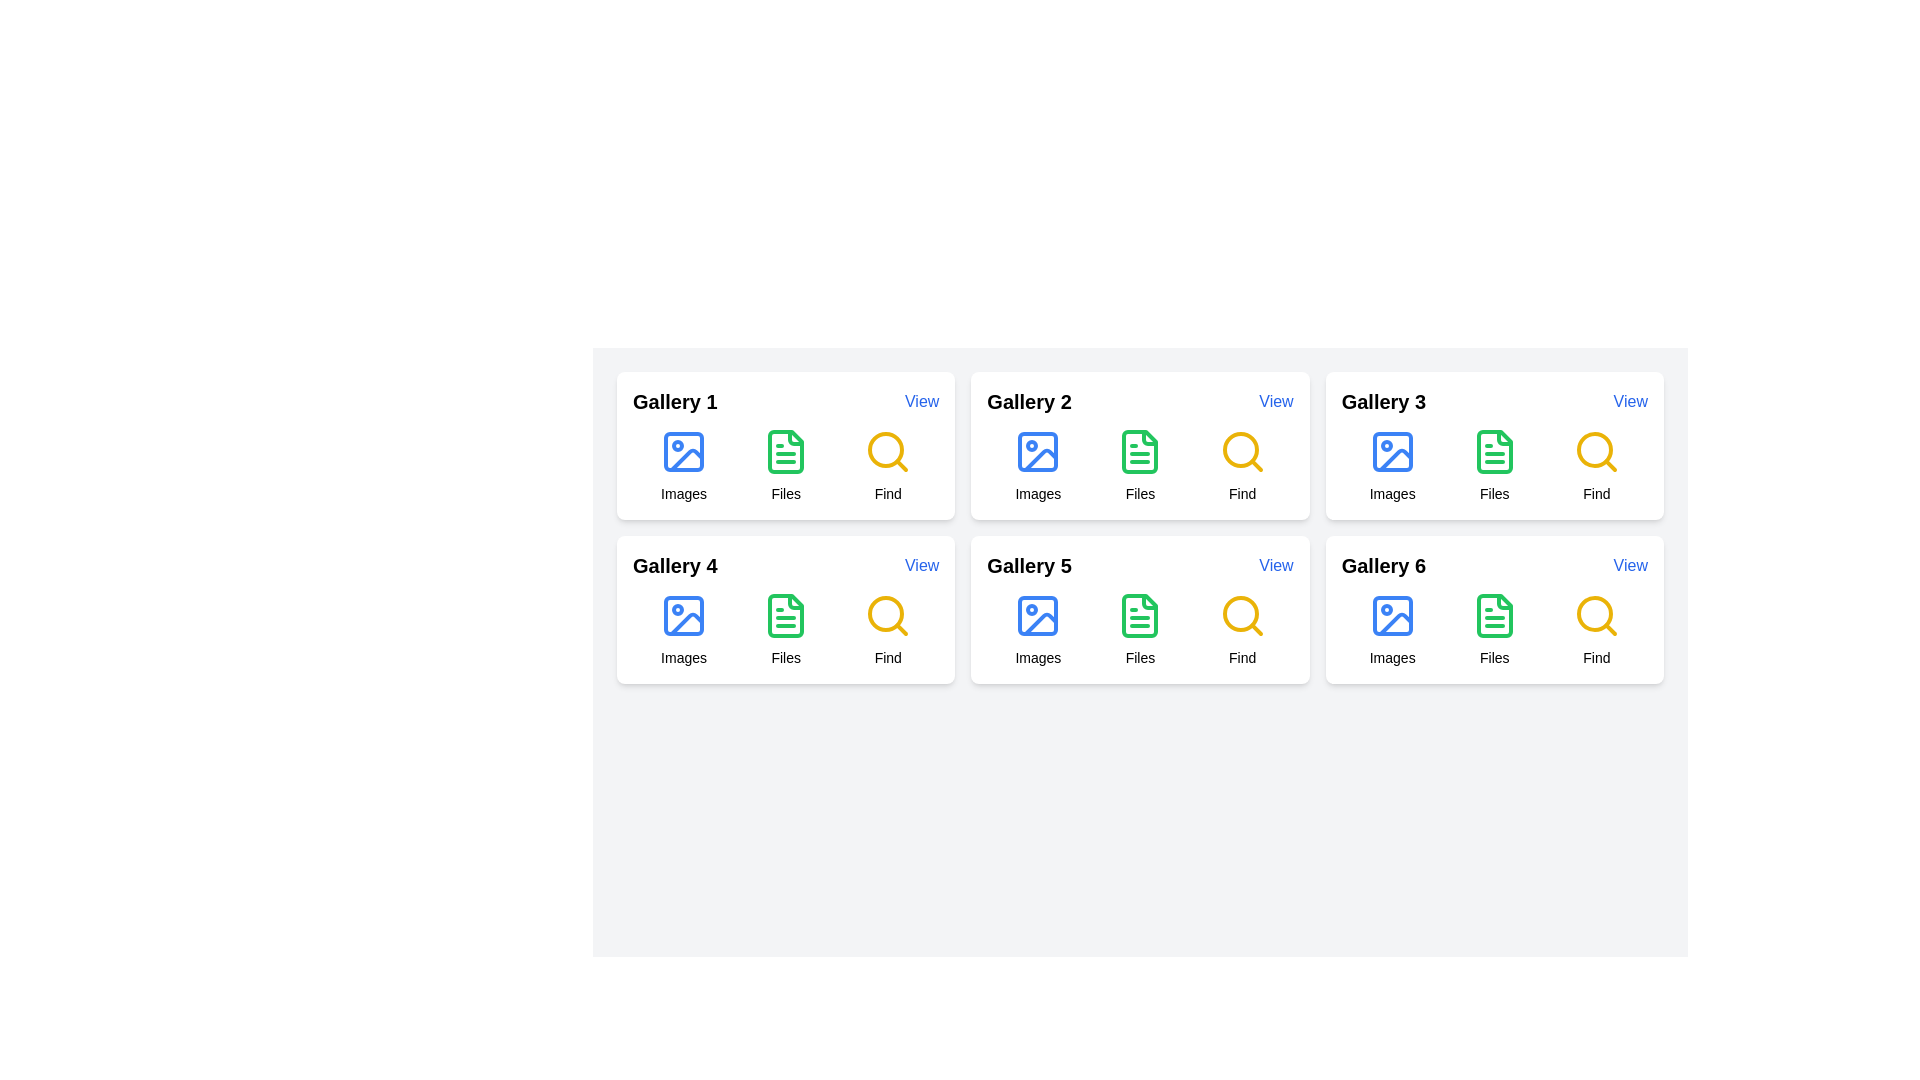  Describe the element at coordinates (785, 451) in the screenshot. I see `the green file icon with a folded top-right corner in the 'Gallery 1' row` at that location.